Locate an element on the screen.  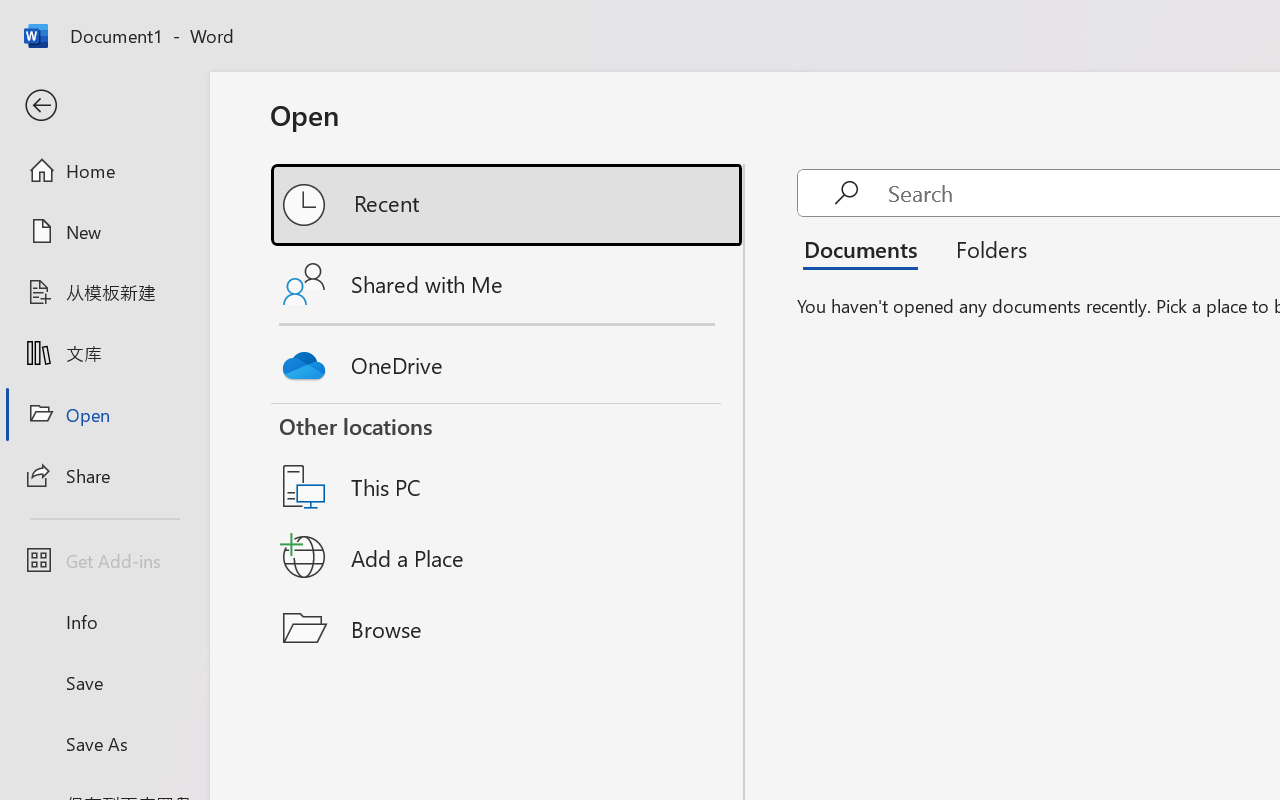
'Get Add-ins' is located at coordinates (103, 560).